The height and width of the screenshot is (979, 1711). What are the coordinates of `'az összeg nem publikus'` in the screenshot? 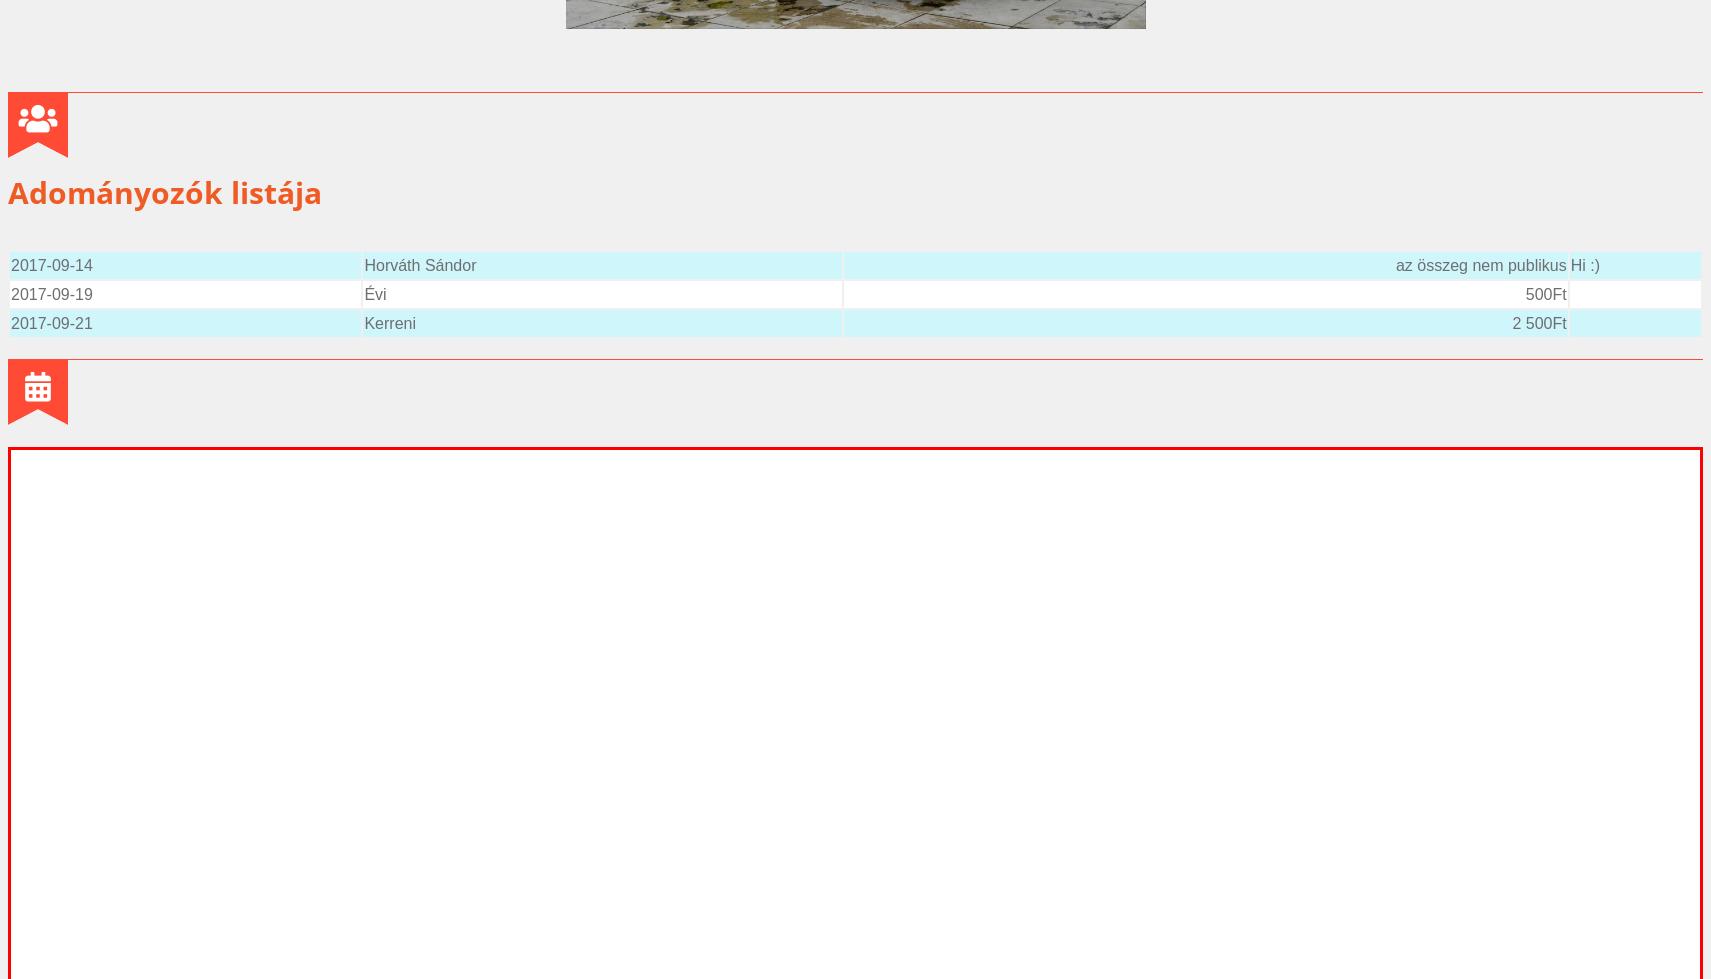 It's located at (1480, 264).